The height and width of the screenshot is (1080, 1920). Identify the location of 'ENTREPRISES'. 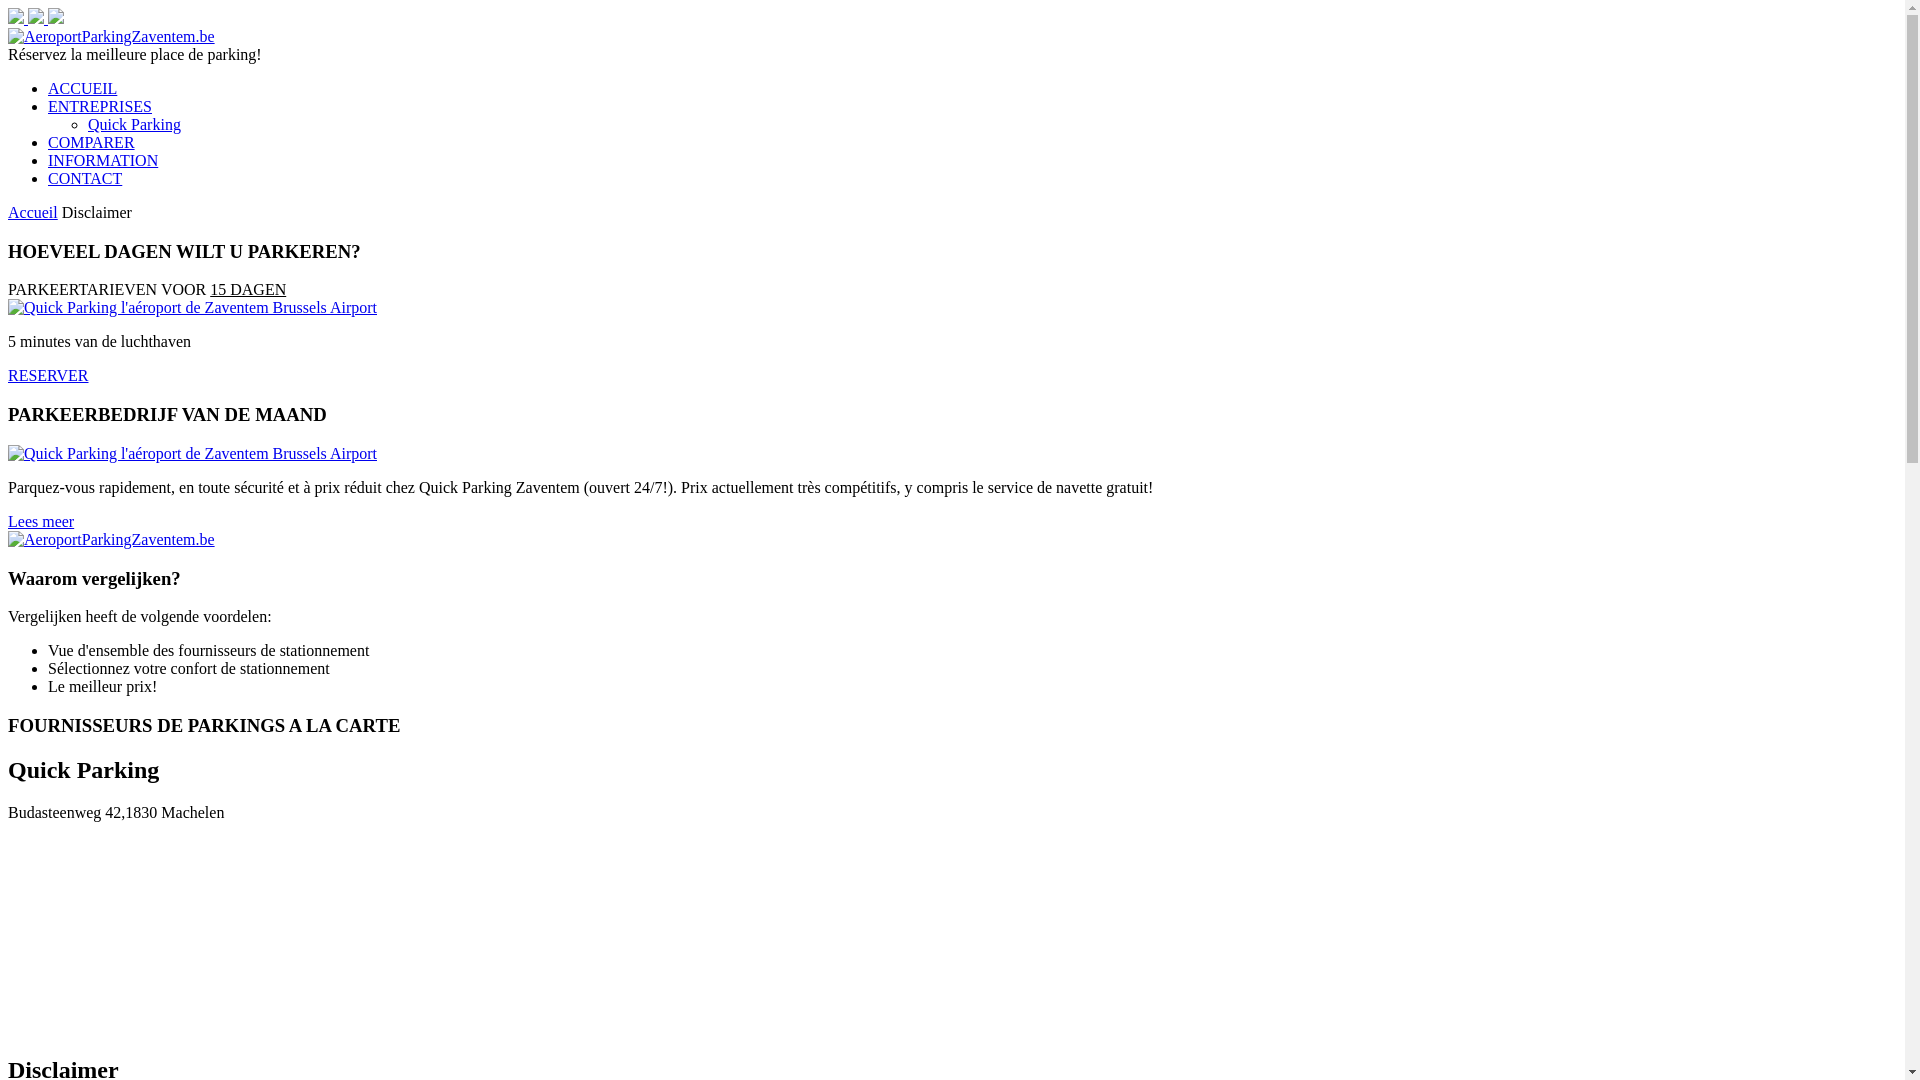
(99, 106).